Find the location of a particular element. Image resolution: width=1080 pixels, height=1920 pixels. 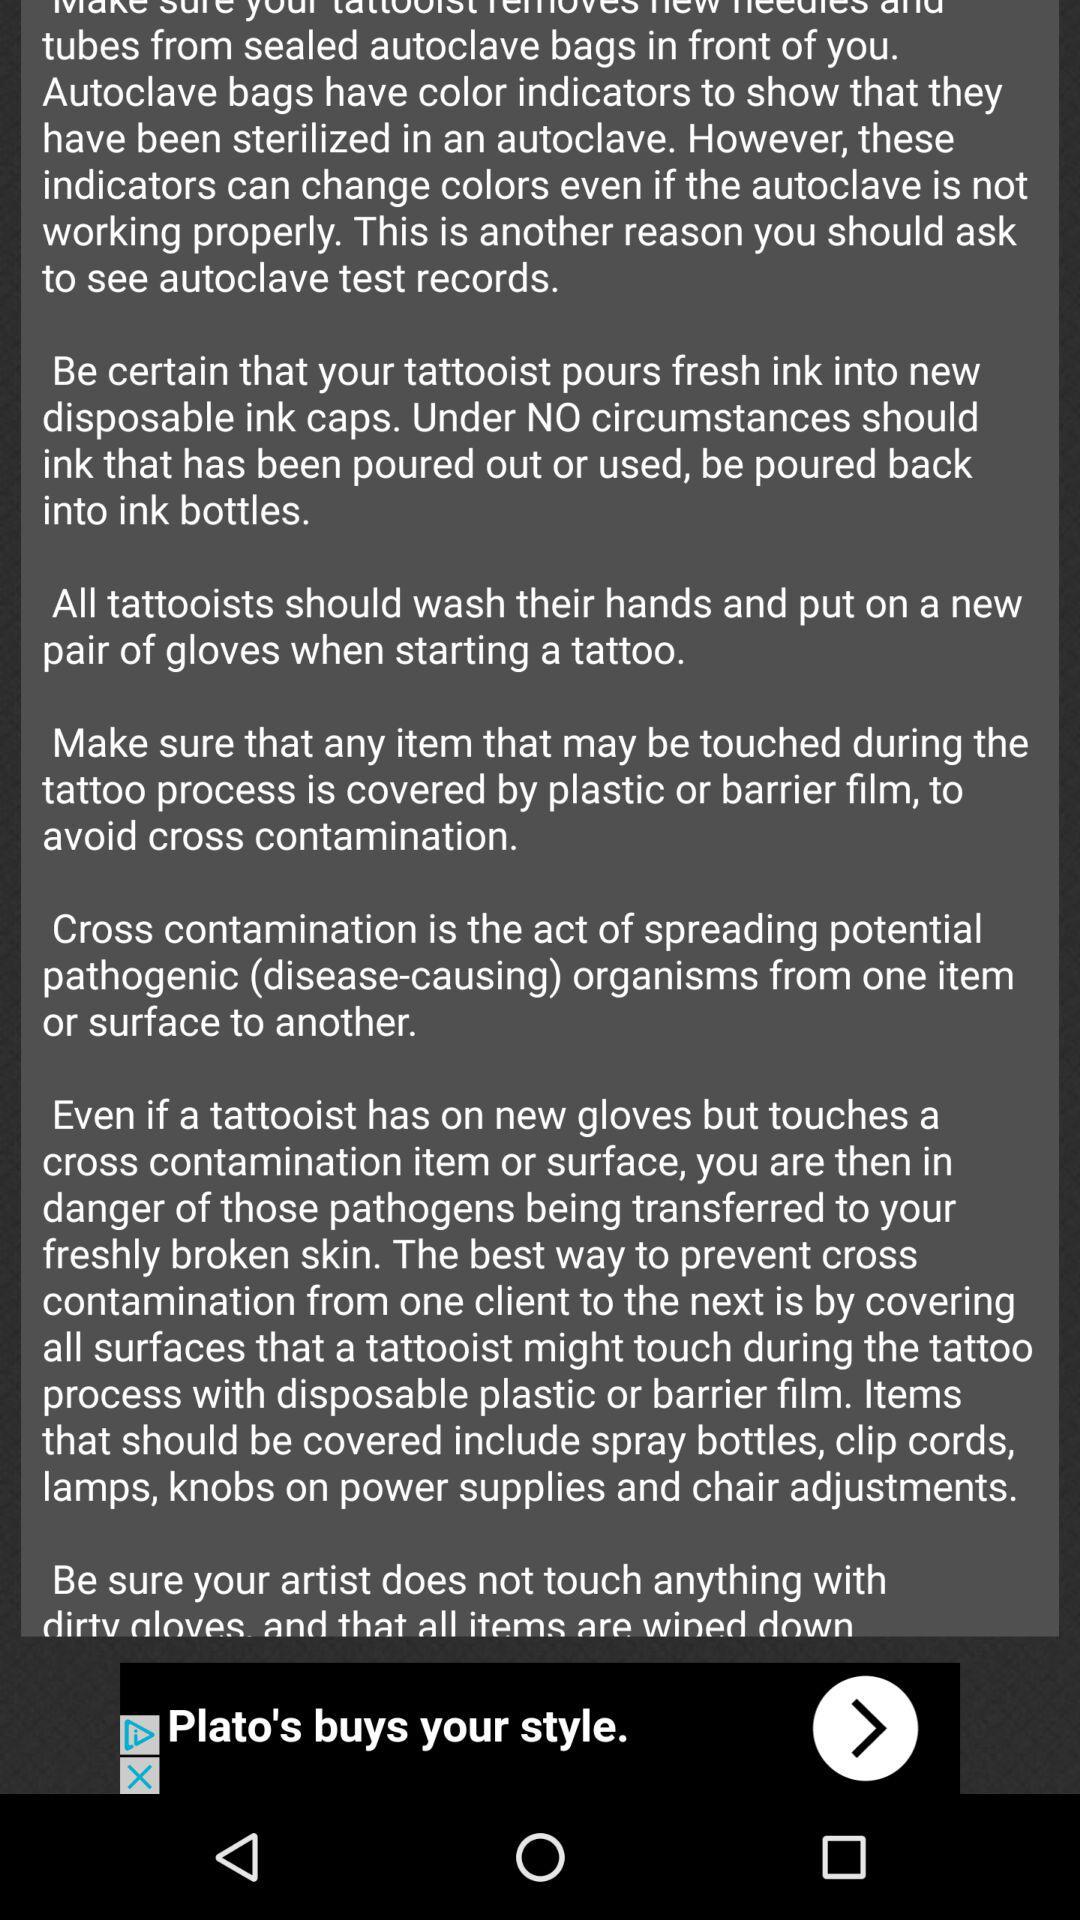

advertisement is located at coordinates (540, 1727).